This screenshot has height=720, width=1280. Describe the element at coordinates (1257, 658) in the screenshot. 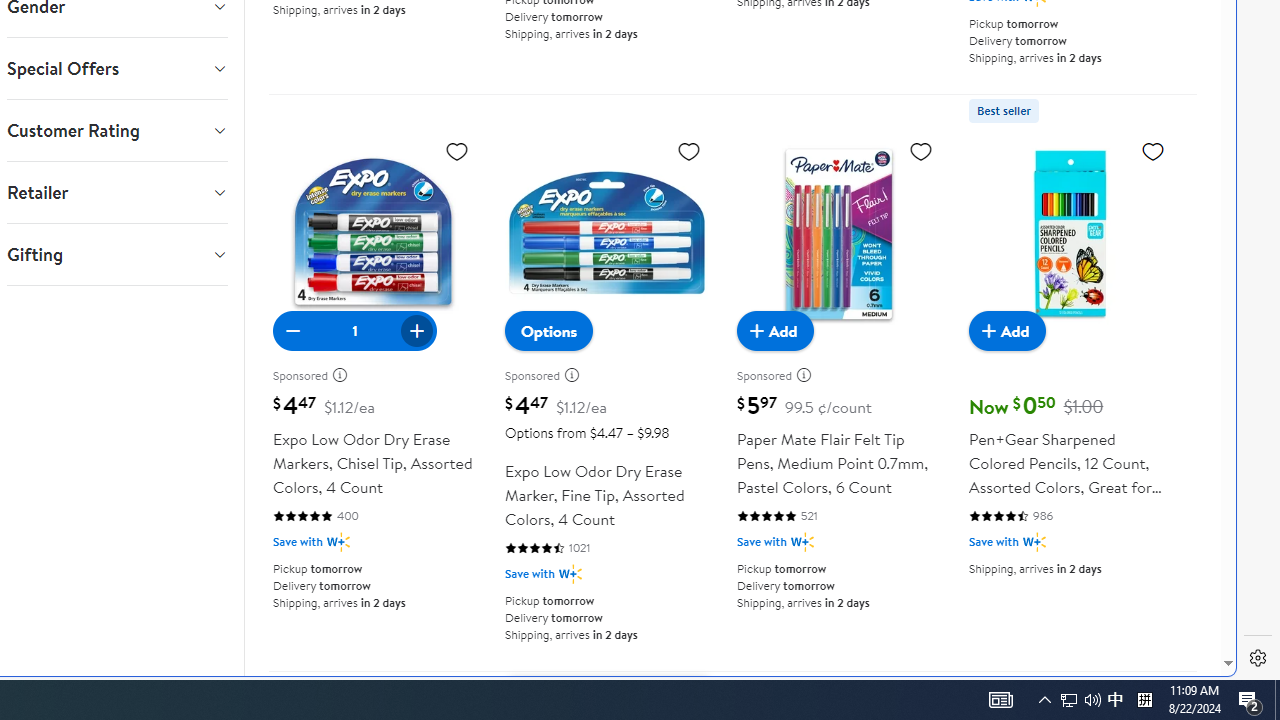

I see `'Settings'` at that location.